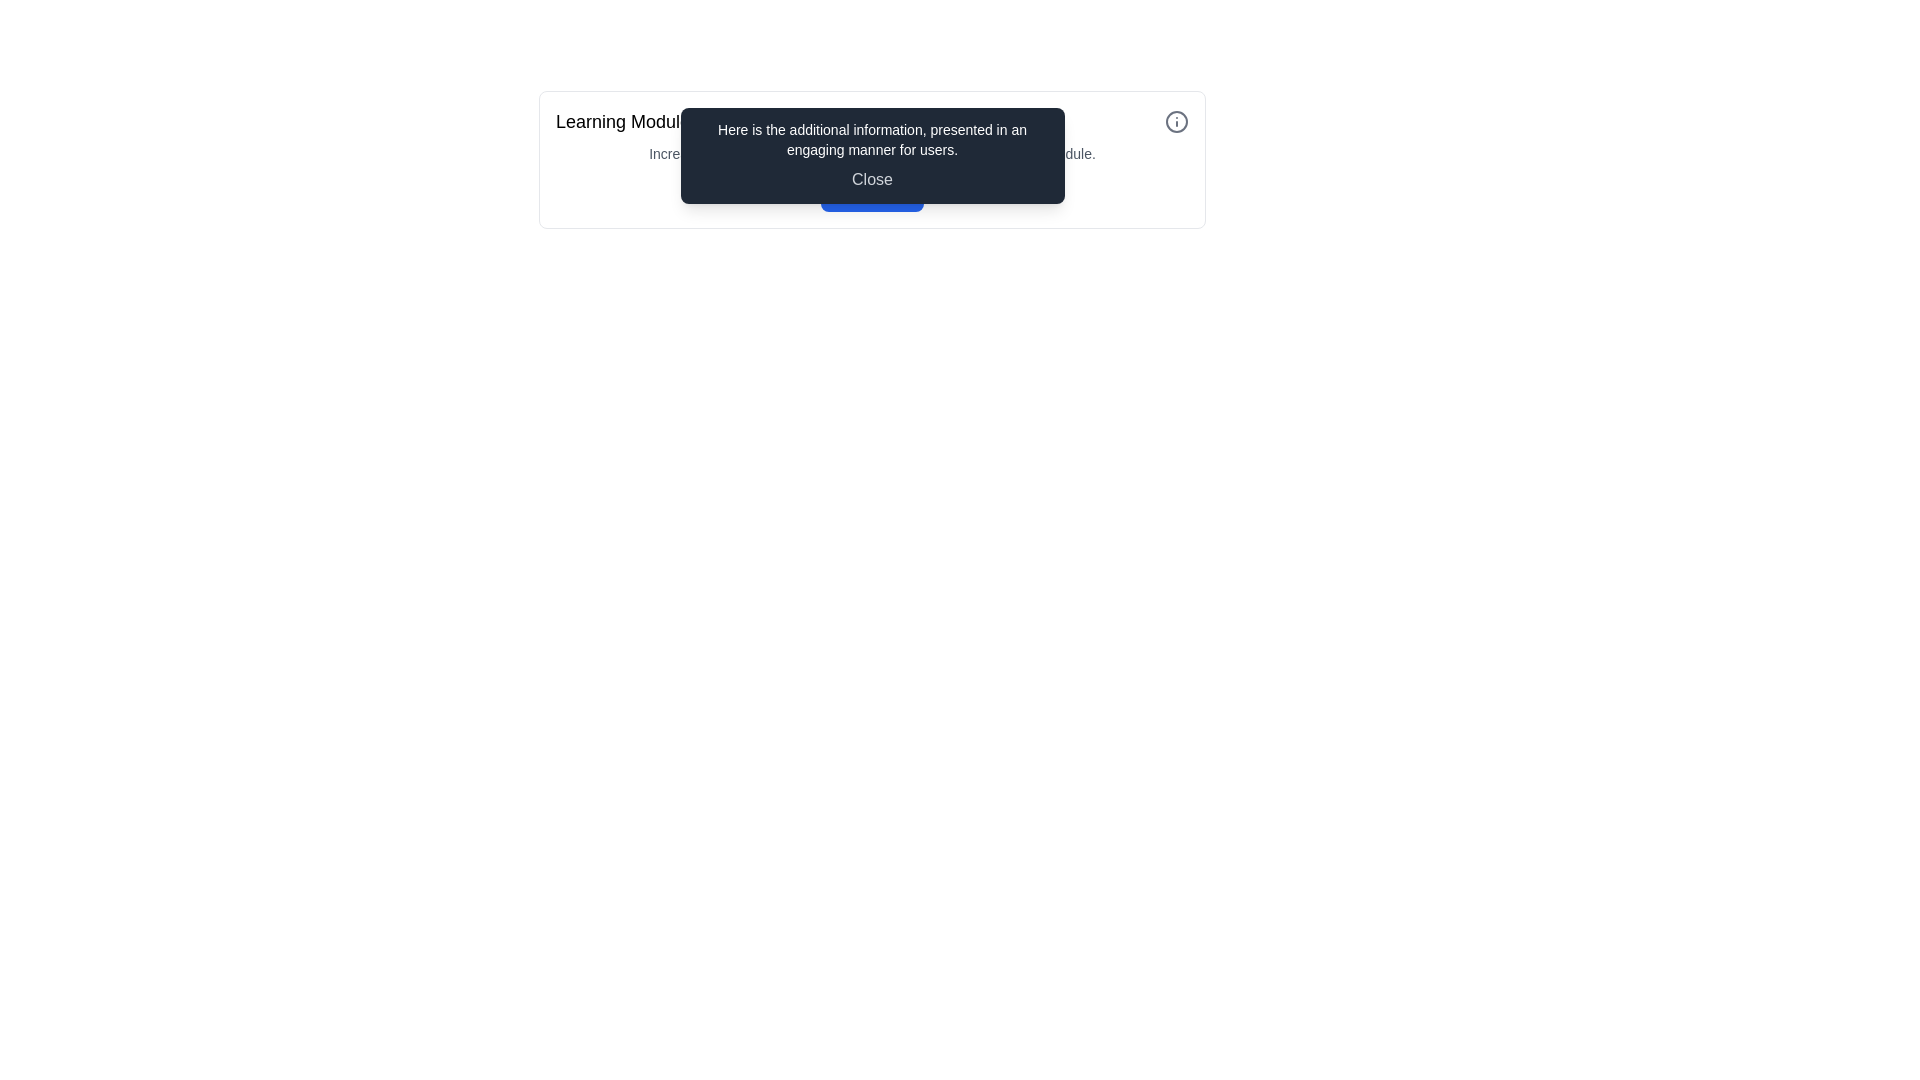 The image size is (1920, 1080). Describe the element at coordinates (1176, 122) in the screenshot. I see `the outermost circular part of the icon located in the top-right region of the modal or card interface, which serves as a background or structural outline for the icon's other components` at that location.